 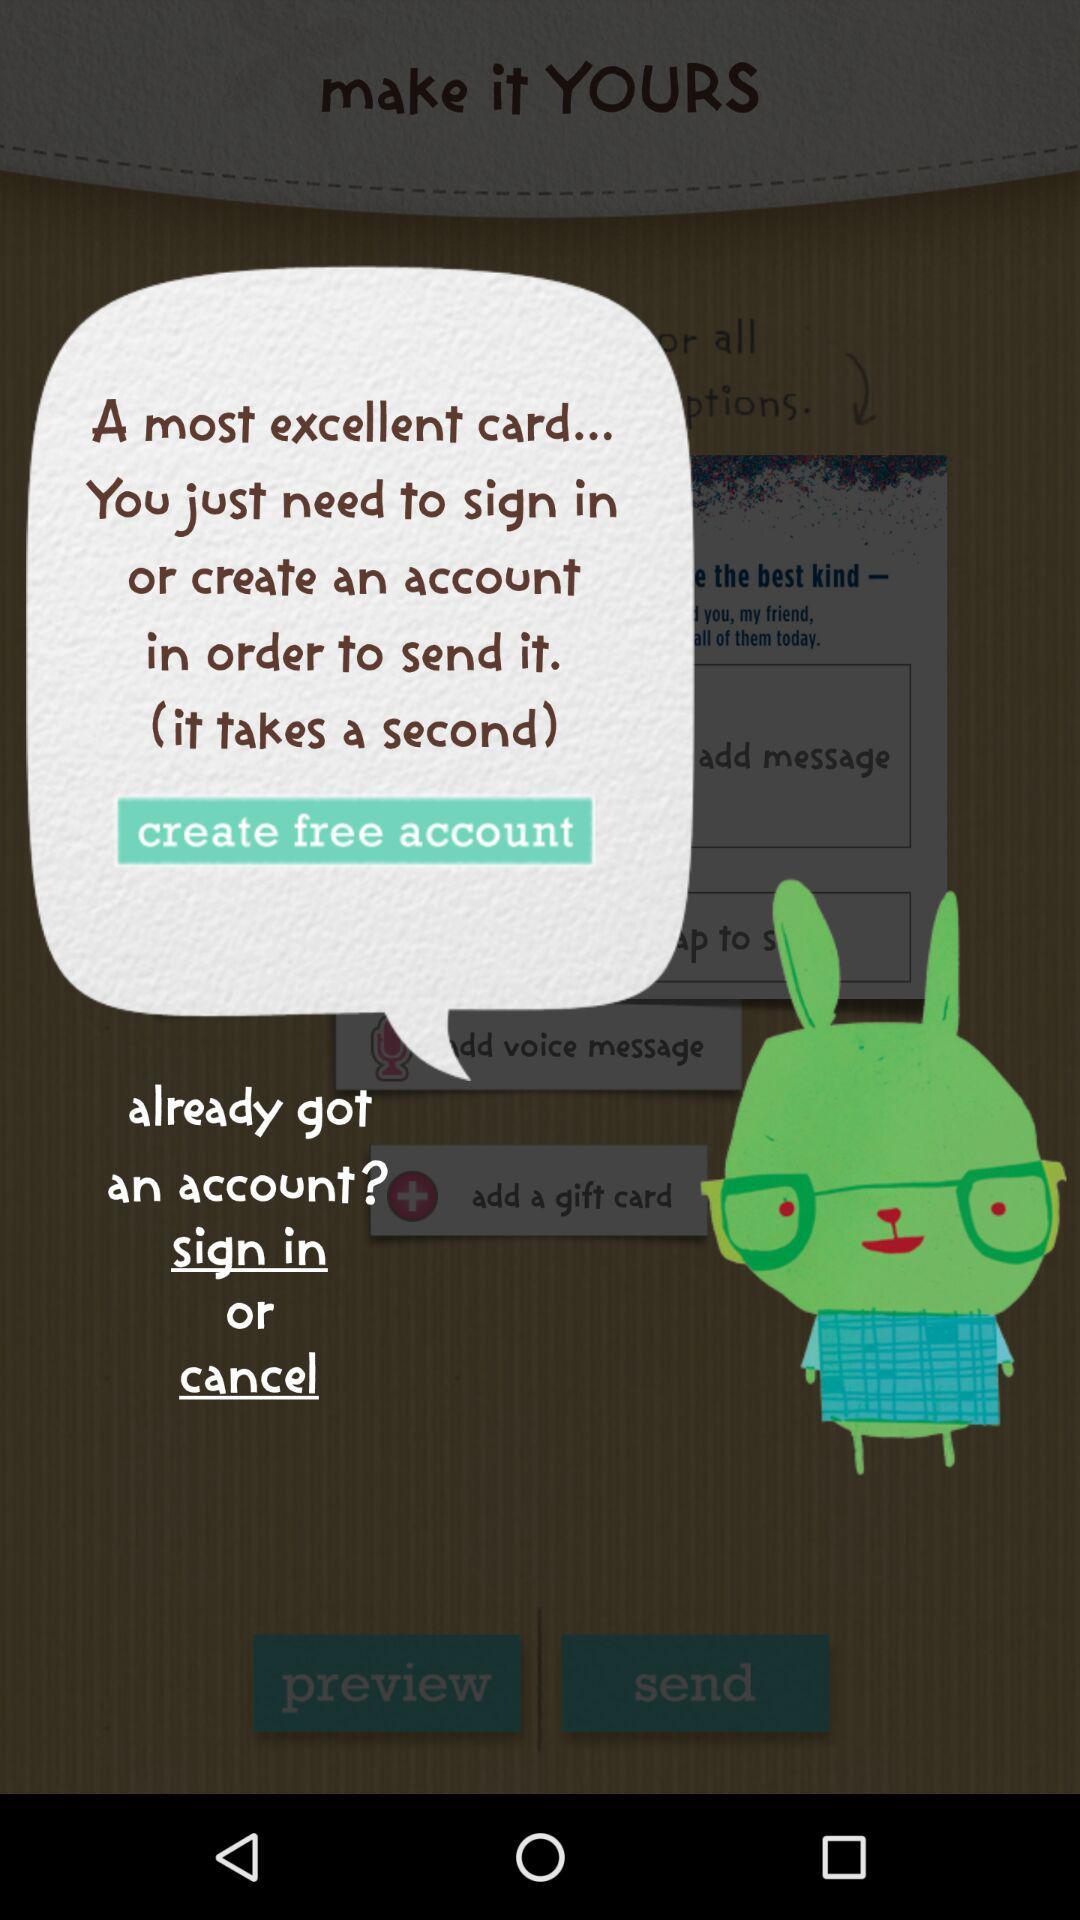 I want to click on cancel icon, so click(x=248, y=1372).